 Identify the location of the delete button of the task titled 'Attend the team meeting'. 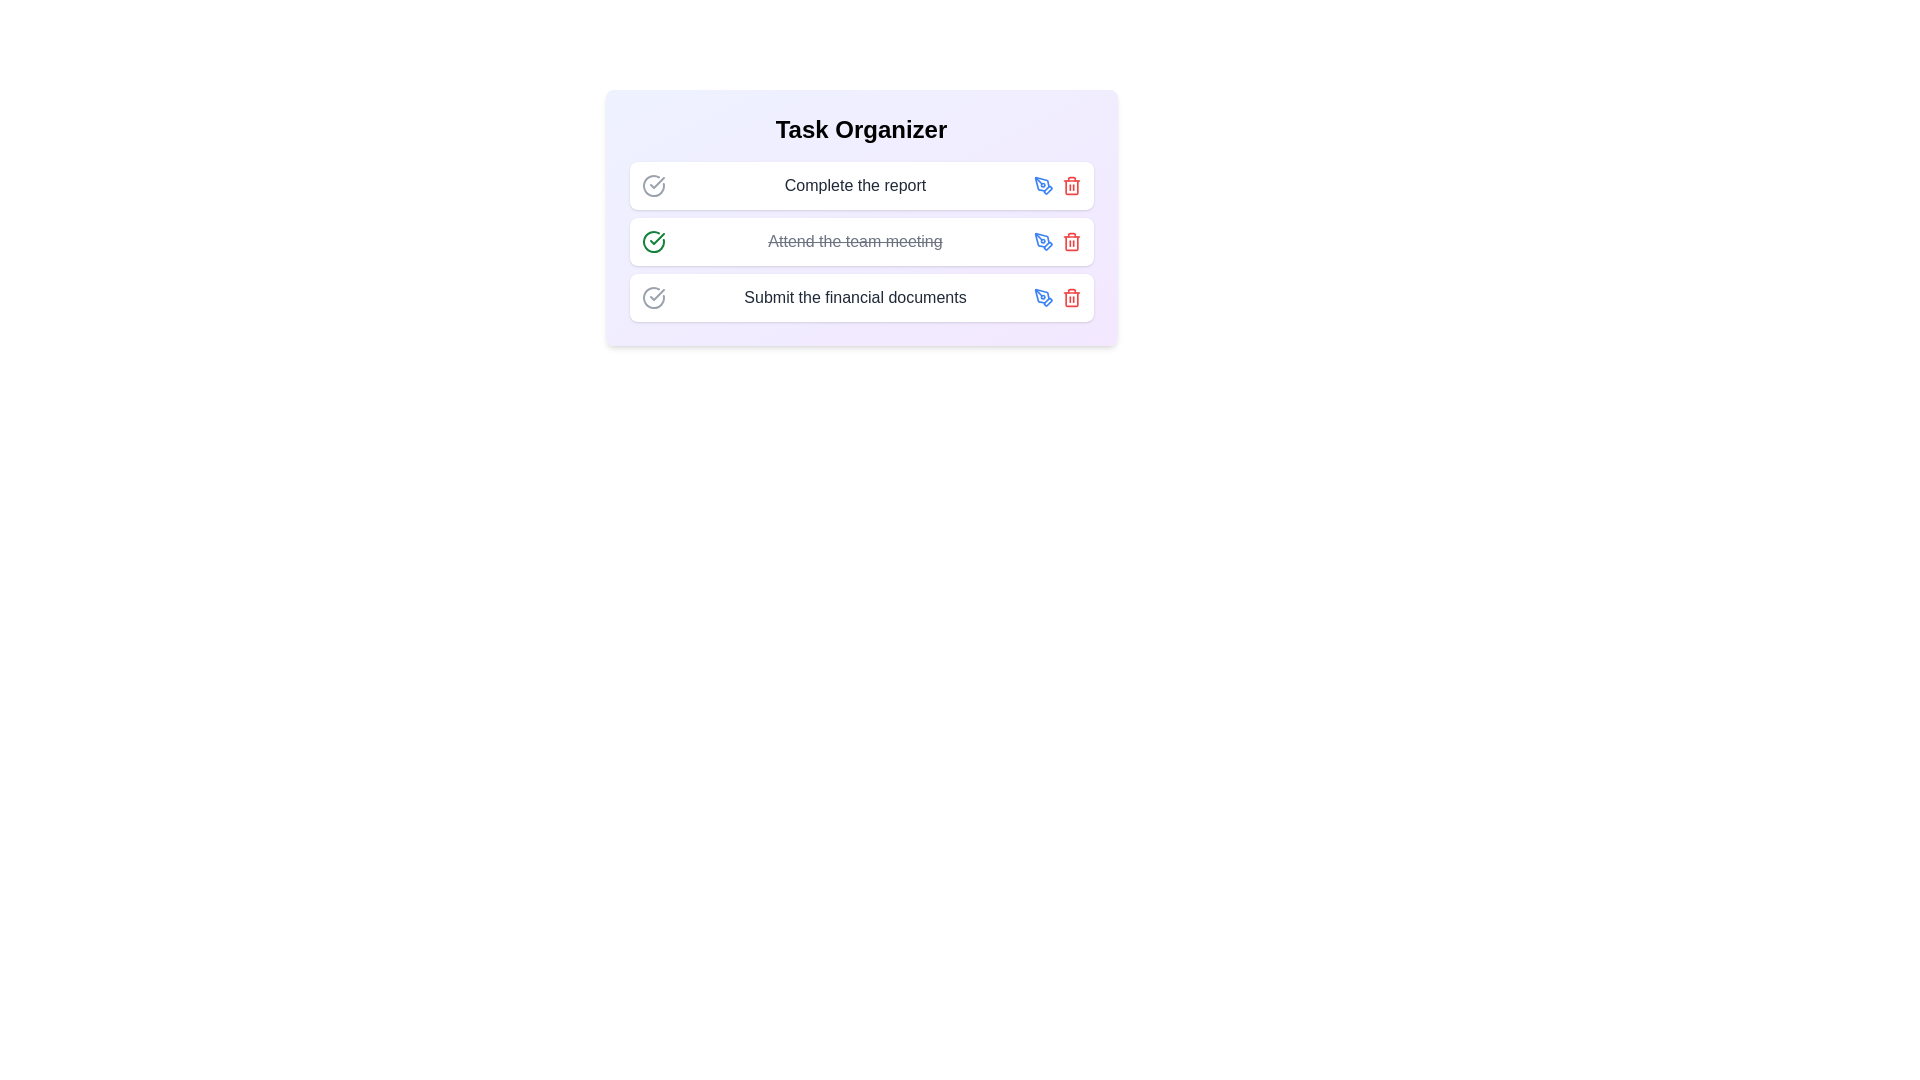
(1070, 241).